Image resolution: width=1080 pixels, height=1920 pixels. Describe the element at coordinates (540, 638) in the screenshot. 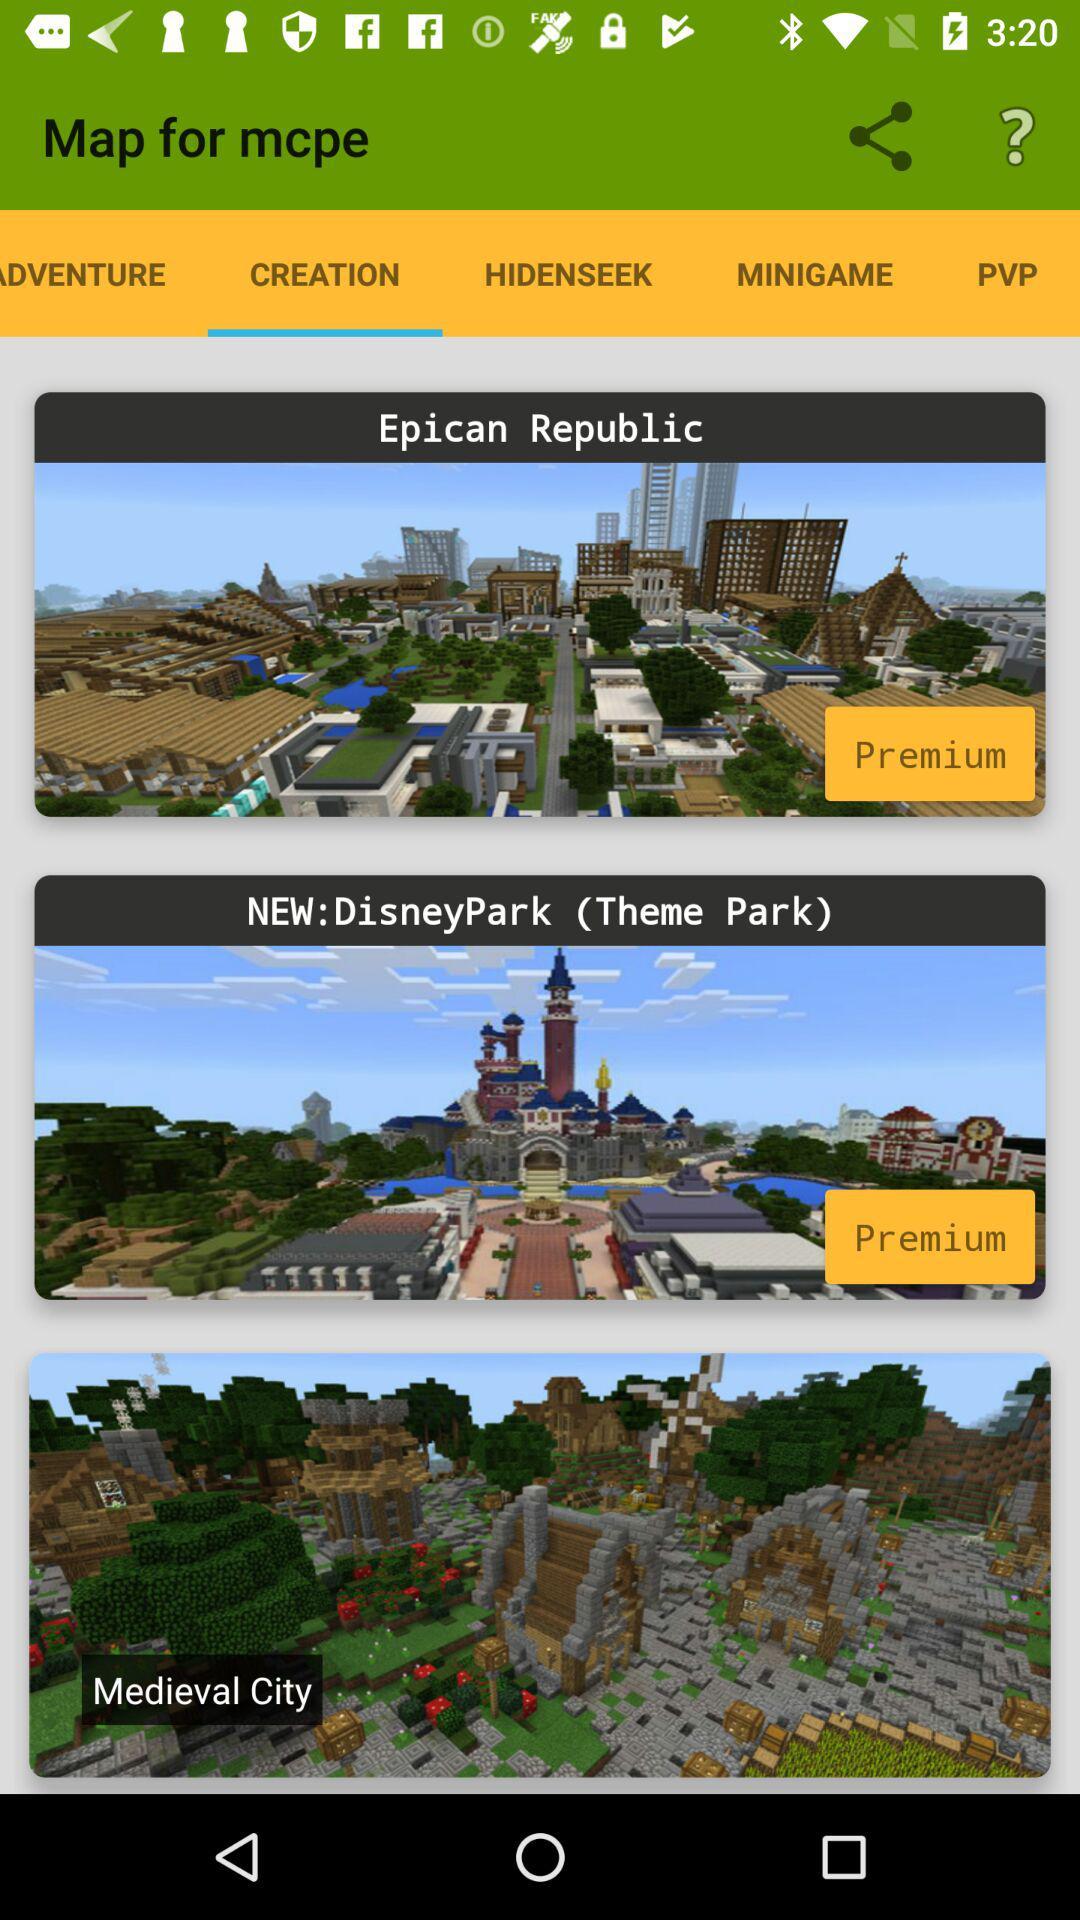

I see `upgrade to premium` at that location.